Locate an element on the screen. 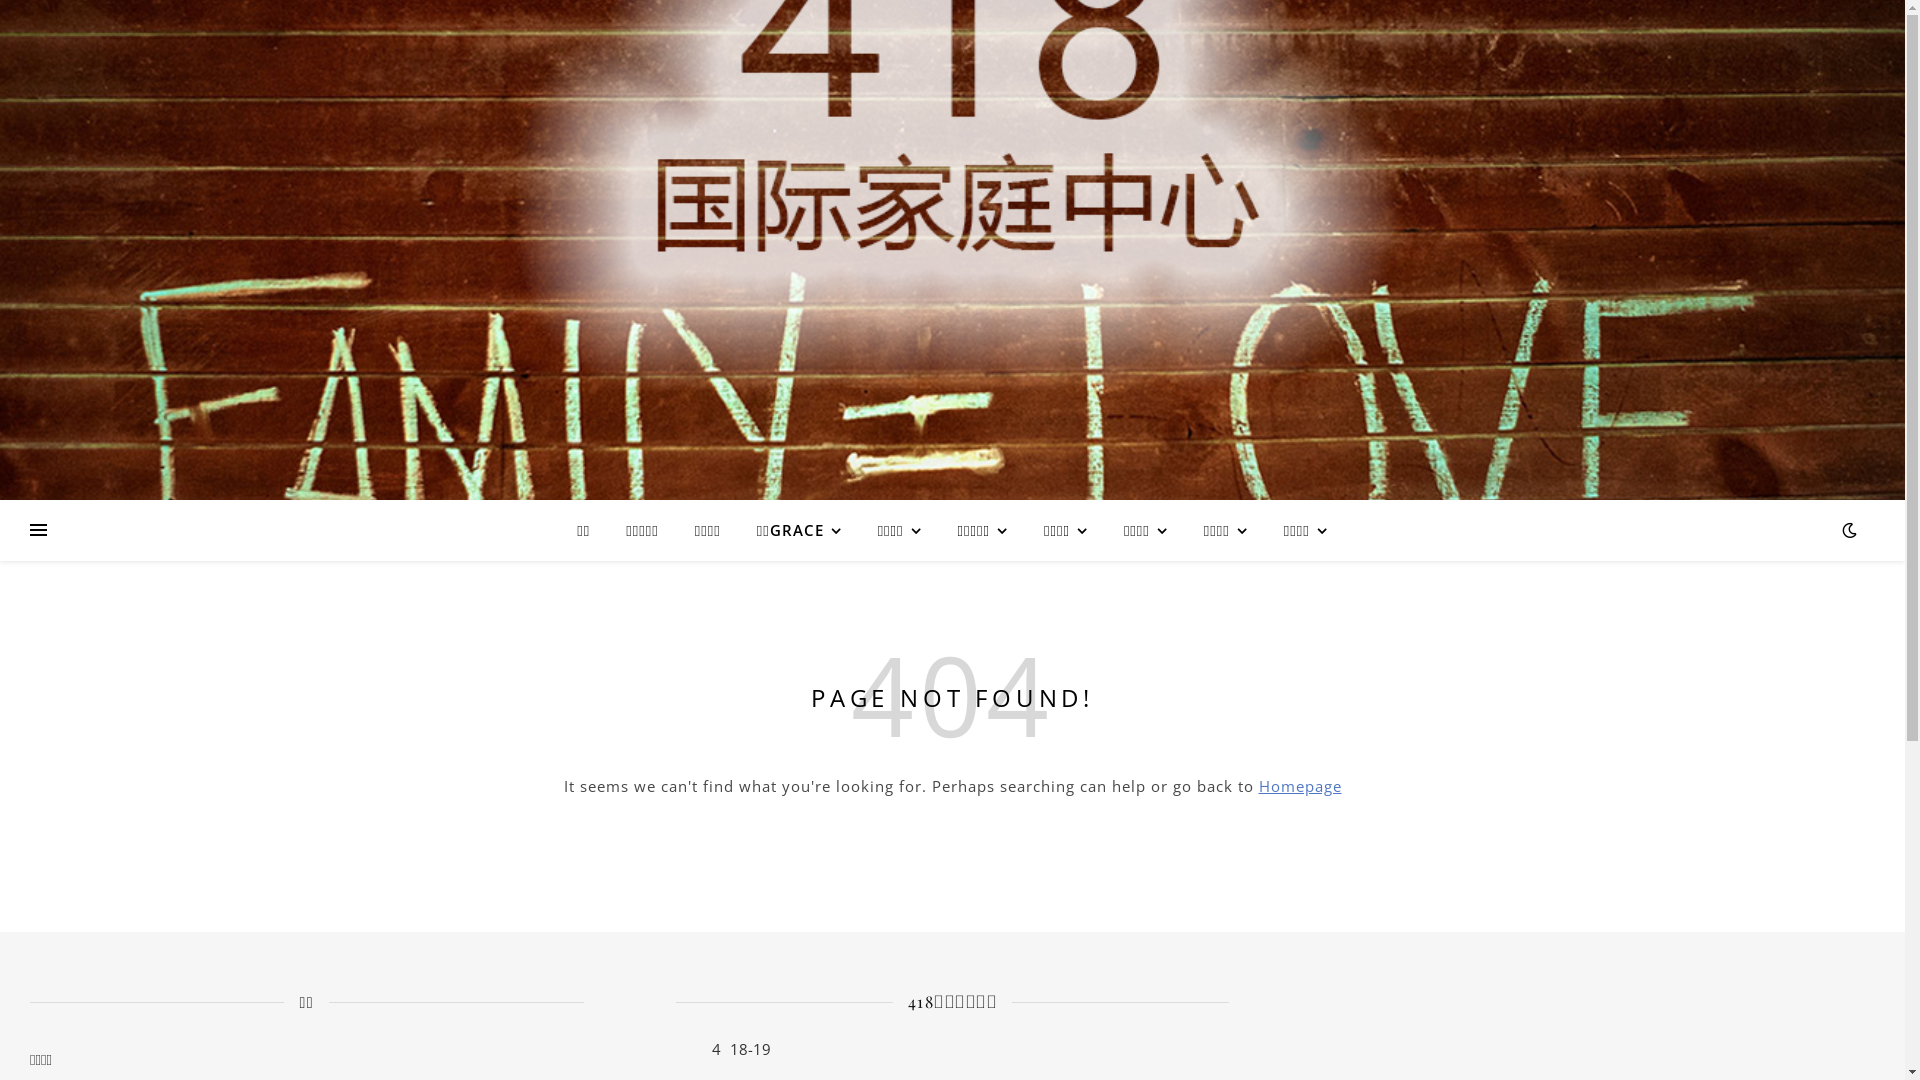  'Homepage' is located at coordinates (1299, 785).